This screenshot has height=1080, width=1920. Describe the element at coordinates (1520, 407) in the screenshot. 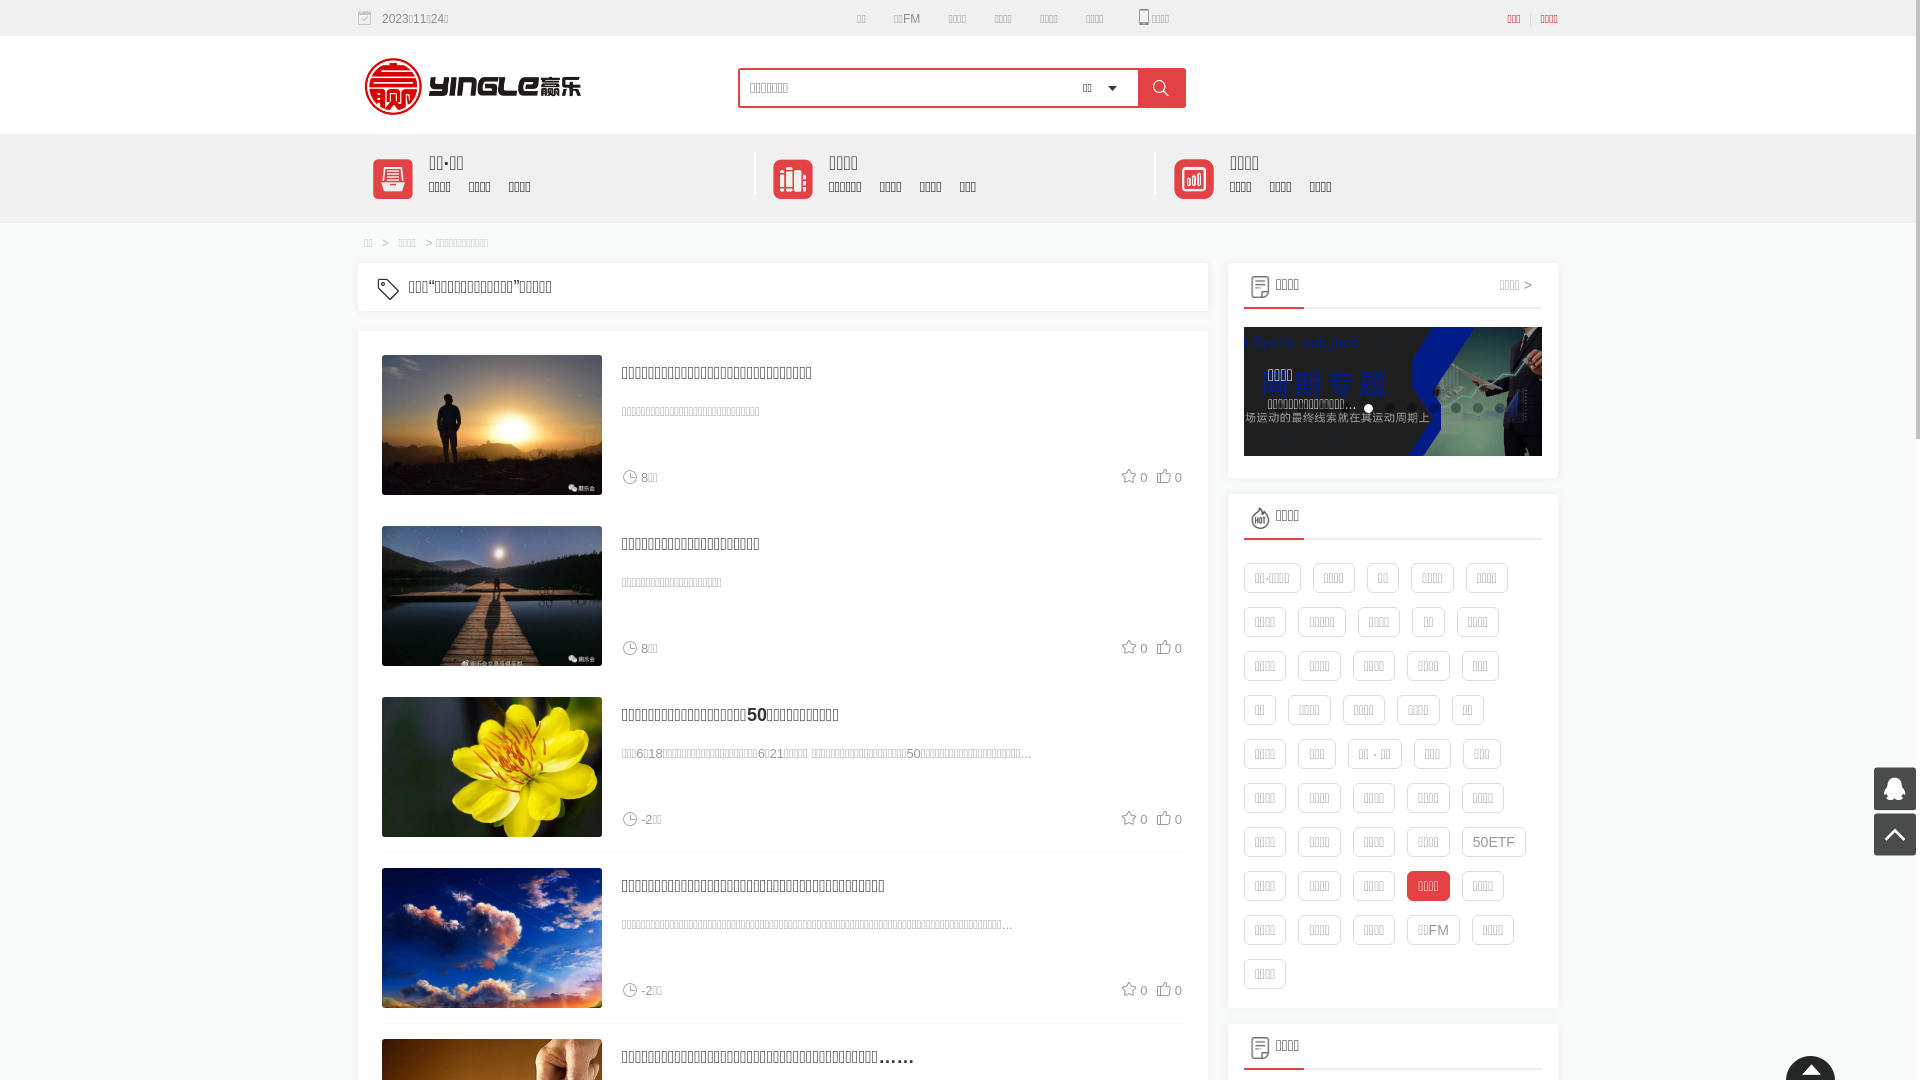

I see `'12'` at that location.